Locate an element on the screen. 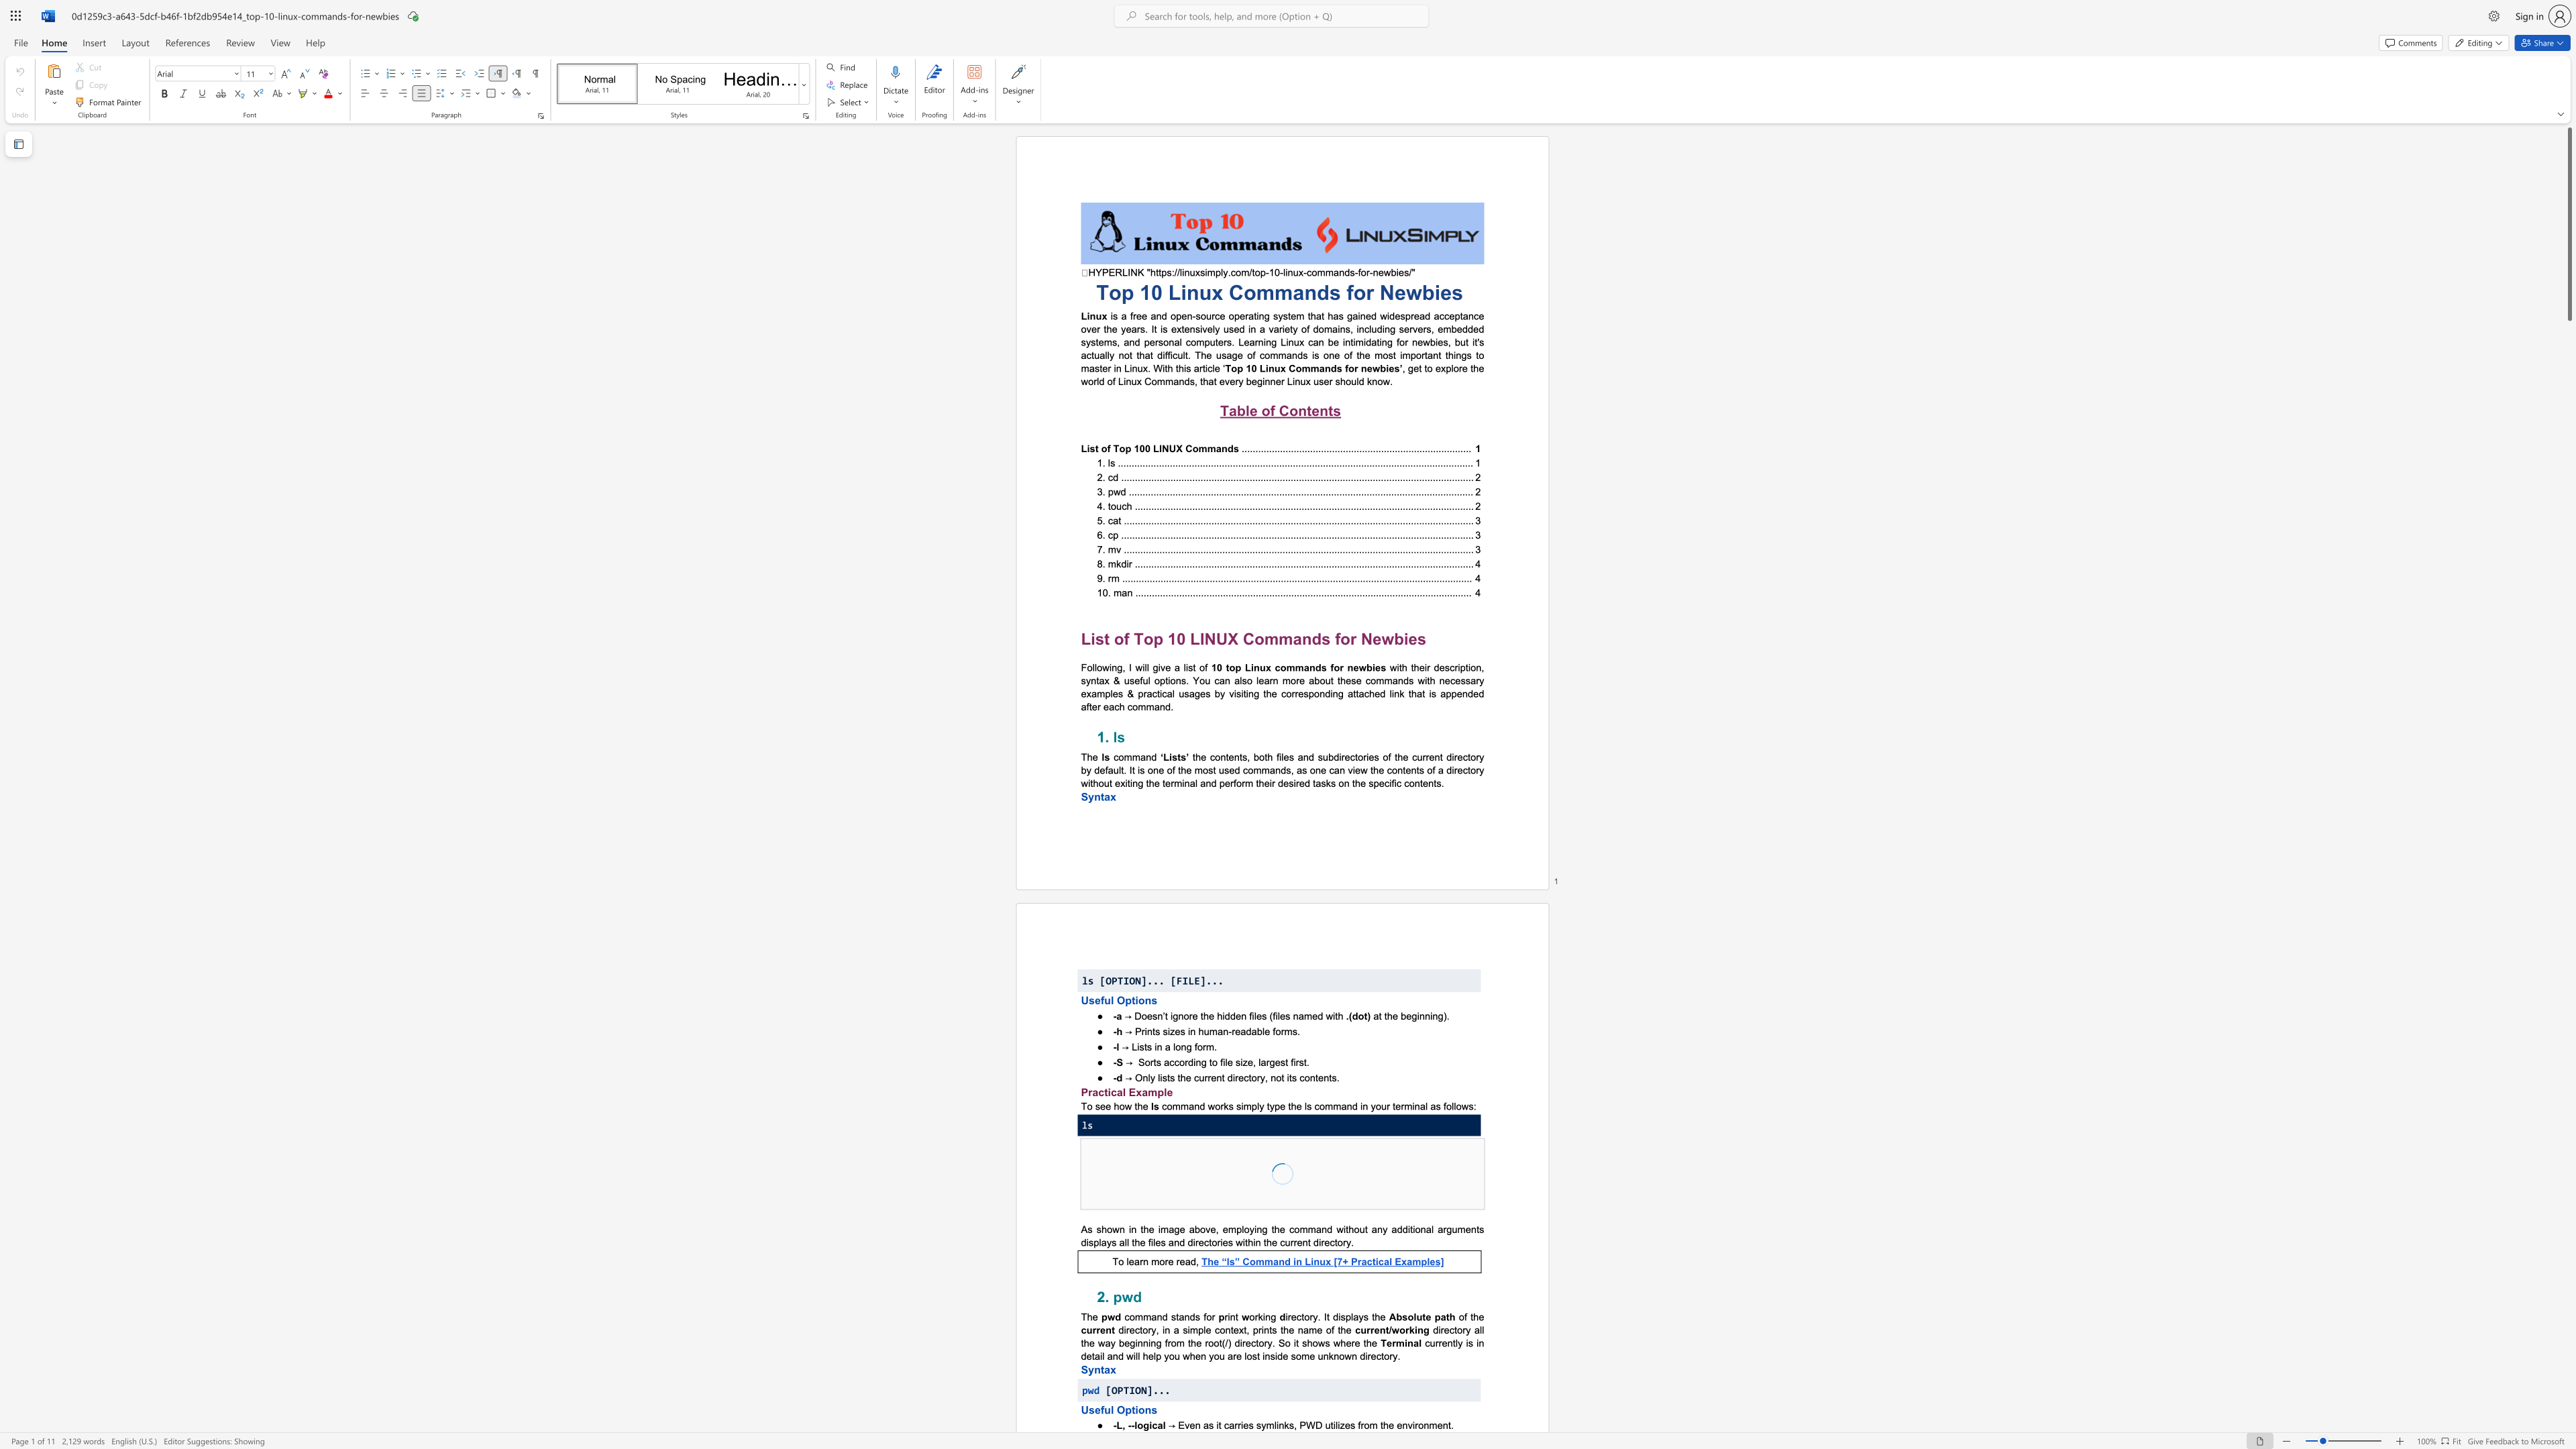 The image size is (2576, 1449). the scrollbar on the right to move the page downward is located at coordinates (2568, 965).